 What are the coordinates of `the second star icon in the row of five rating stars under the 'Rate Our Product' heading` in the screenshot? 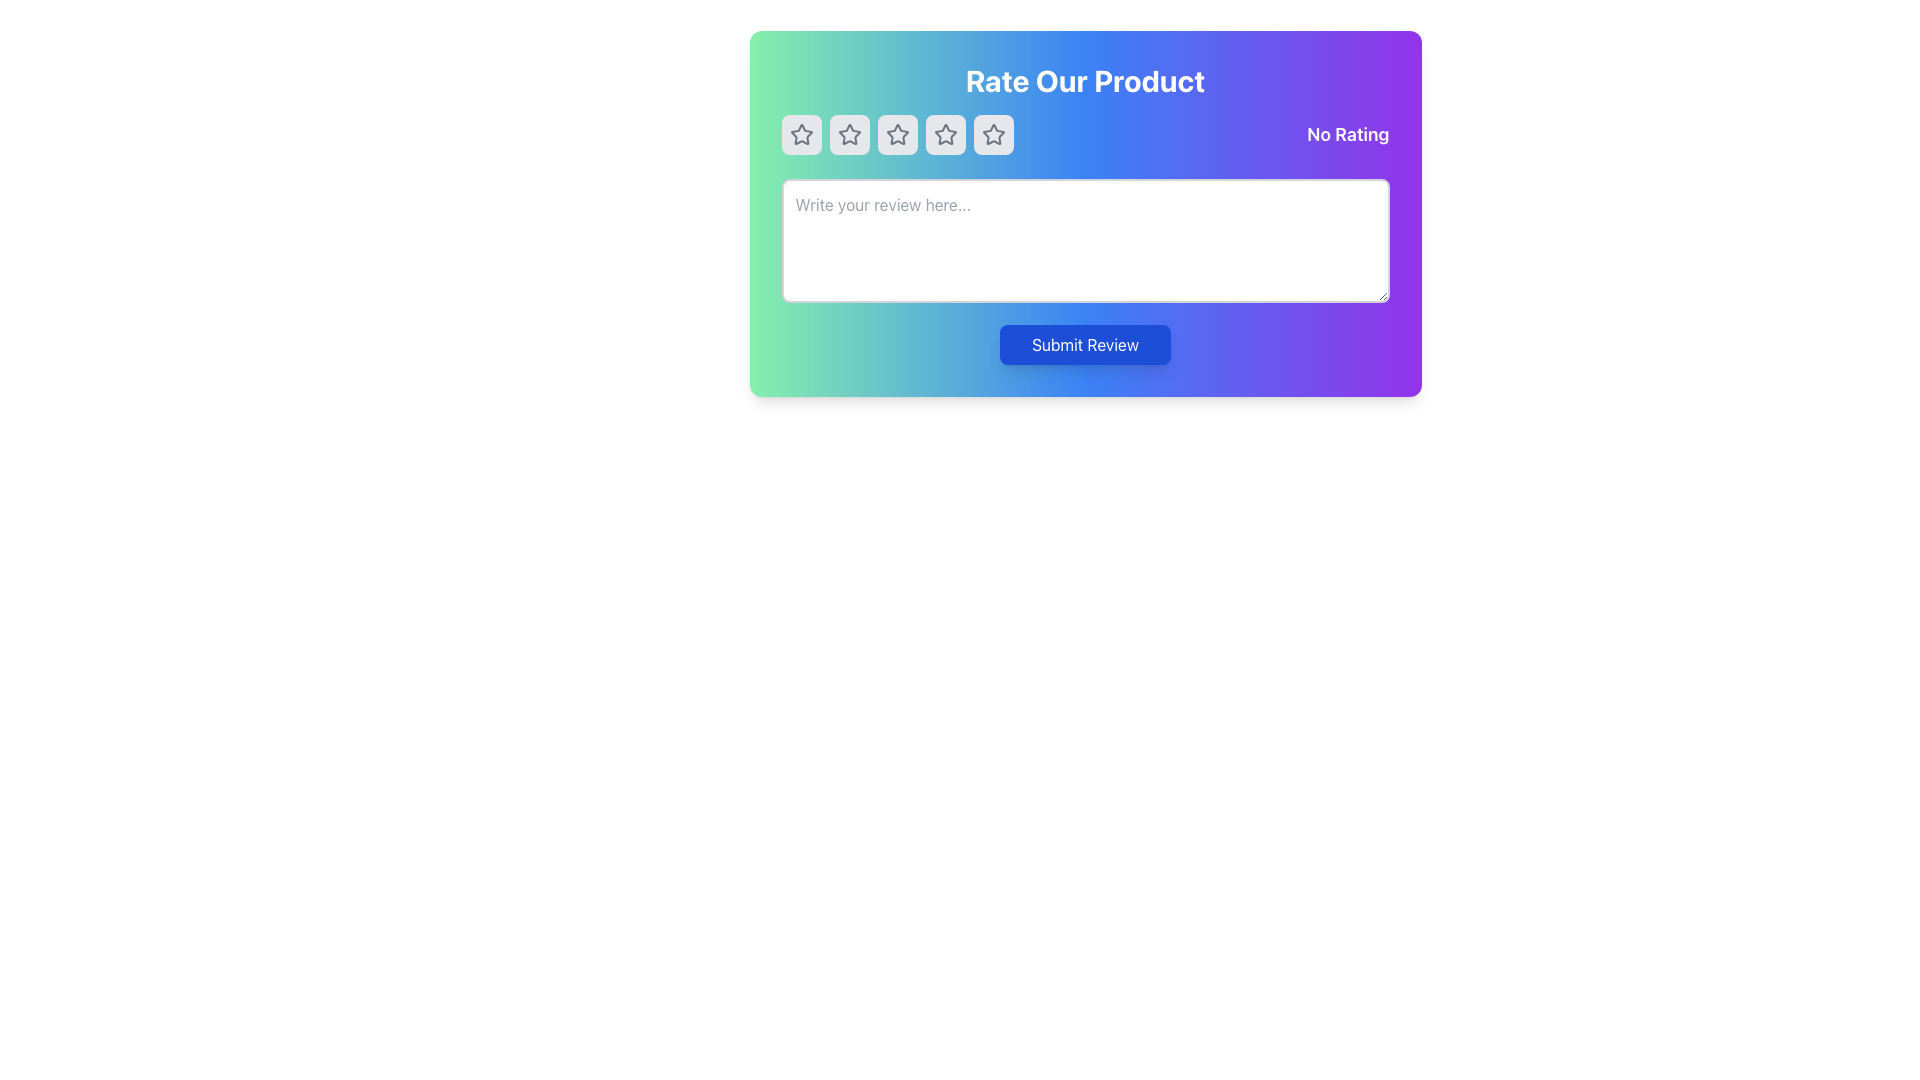 It's located at (896, 135).